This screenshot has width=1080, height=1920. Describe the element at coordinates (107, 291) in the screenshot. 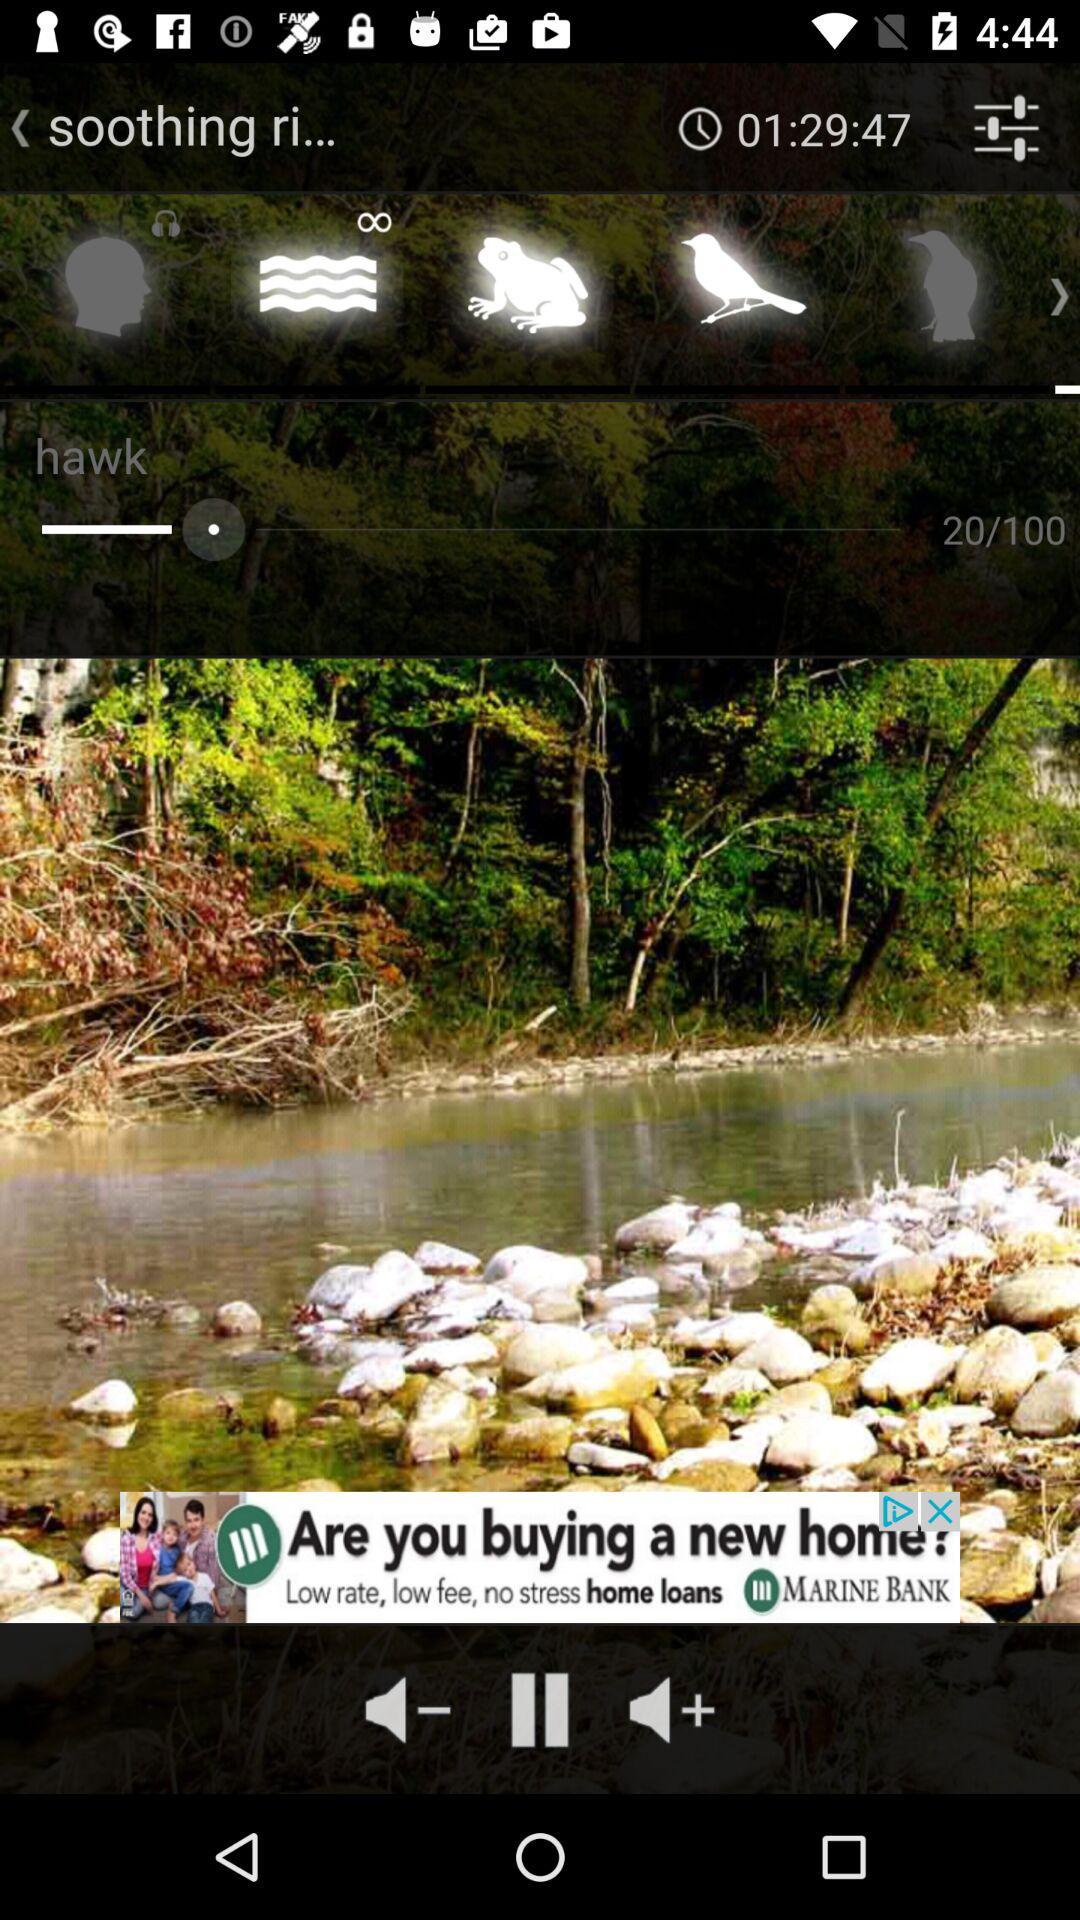

I see `headphones` at that location.